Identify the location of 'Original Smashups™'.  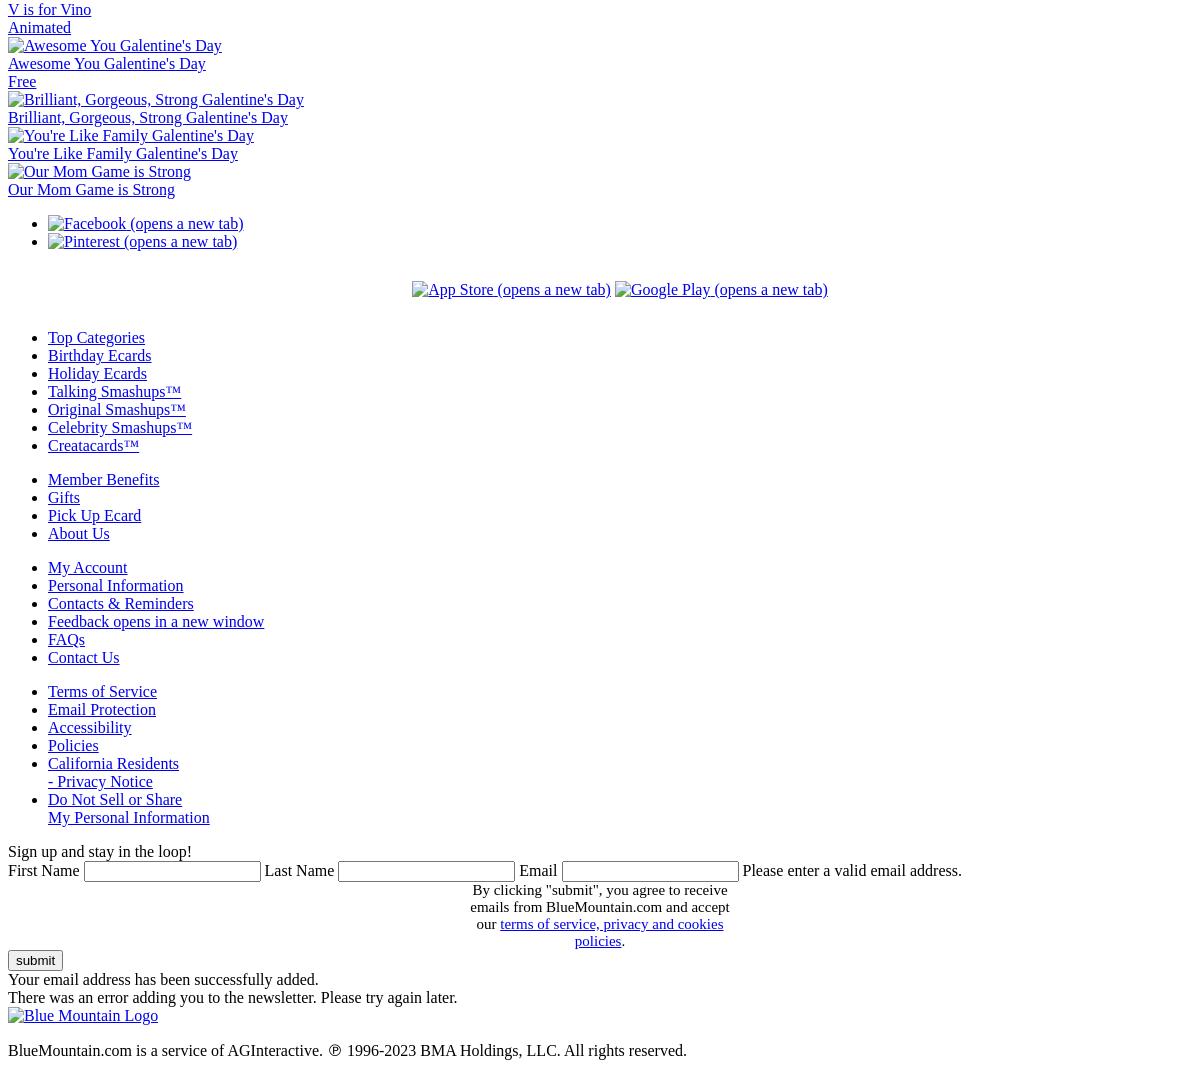
(116, 409).